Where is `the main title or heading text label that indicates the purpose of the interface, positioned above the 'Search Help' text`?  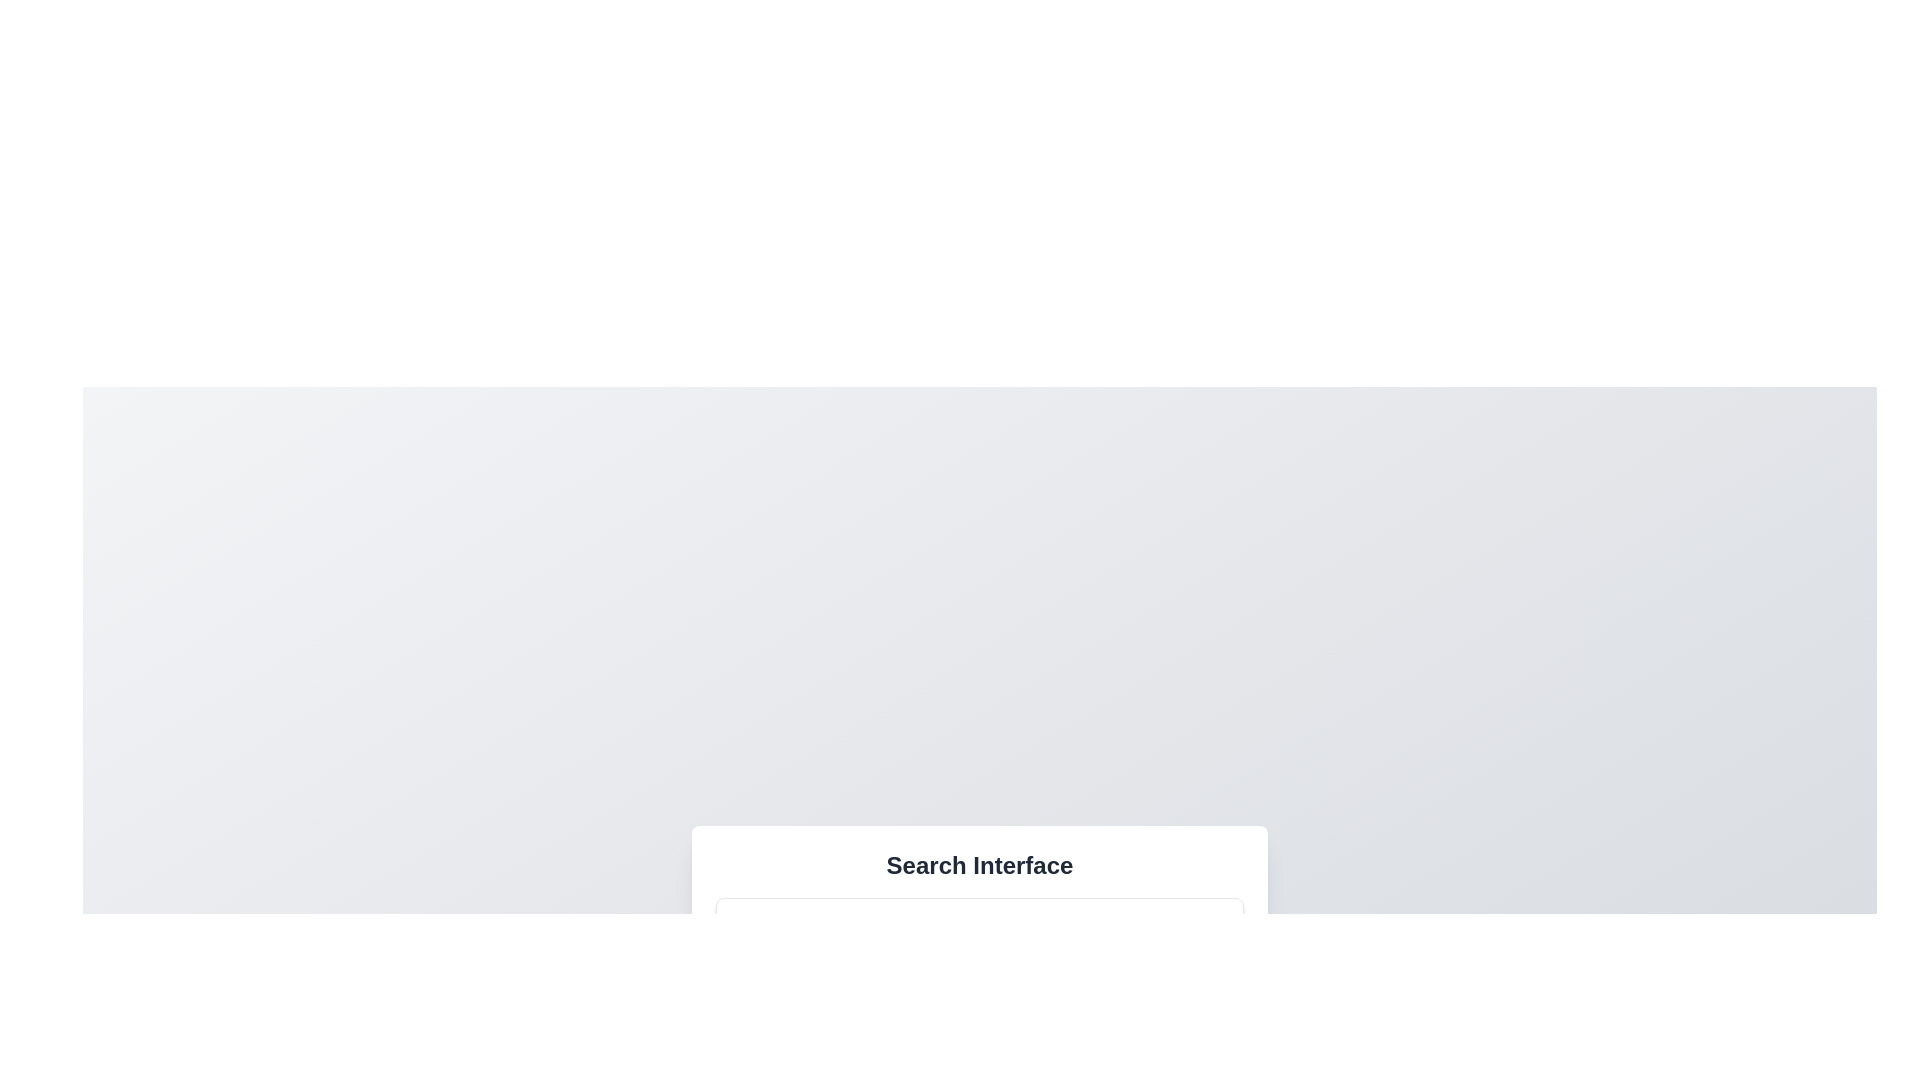
the main title or heading text label that indicates the purpose of the interface, positioned above the 'Search Help' text is located at coordinates (979, 865).